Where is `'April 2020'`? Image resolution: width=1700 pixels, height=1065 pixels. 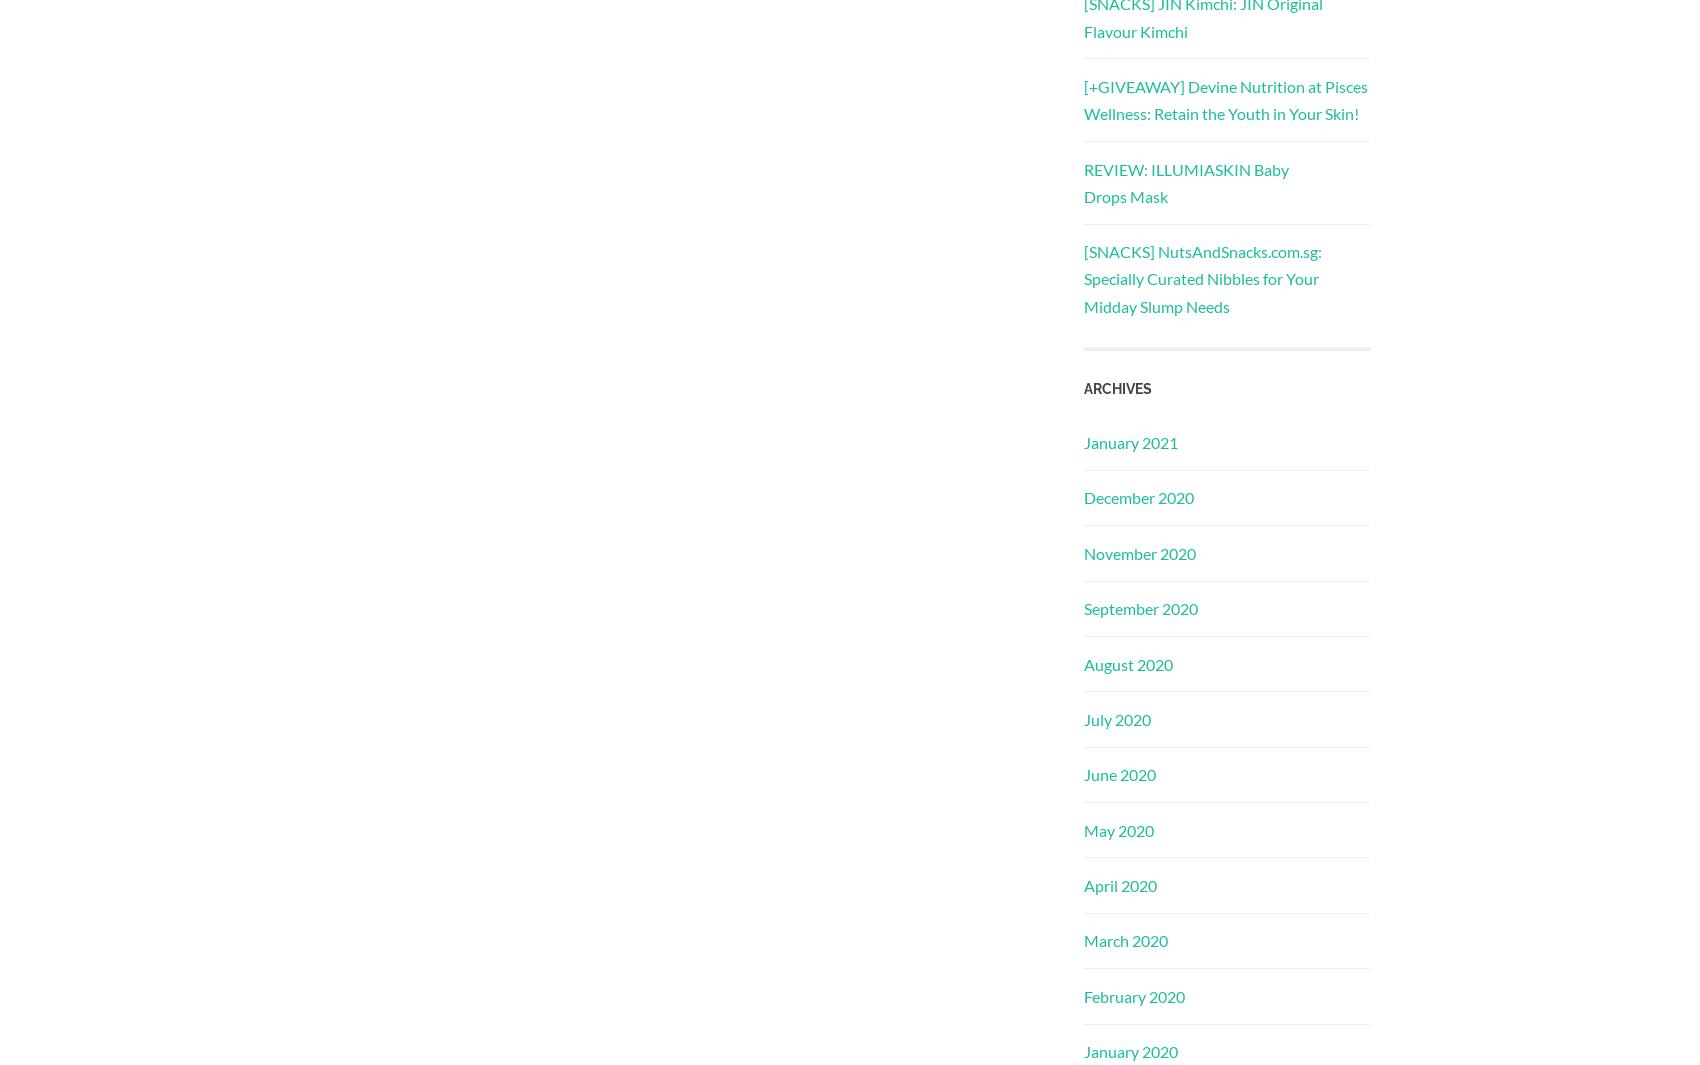 'April 2020' is located at coordinates (1120, 885).